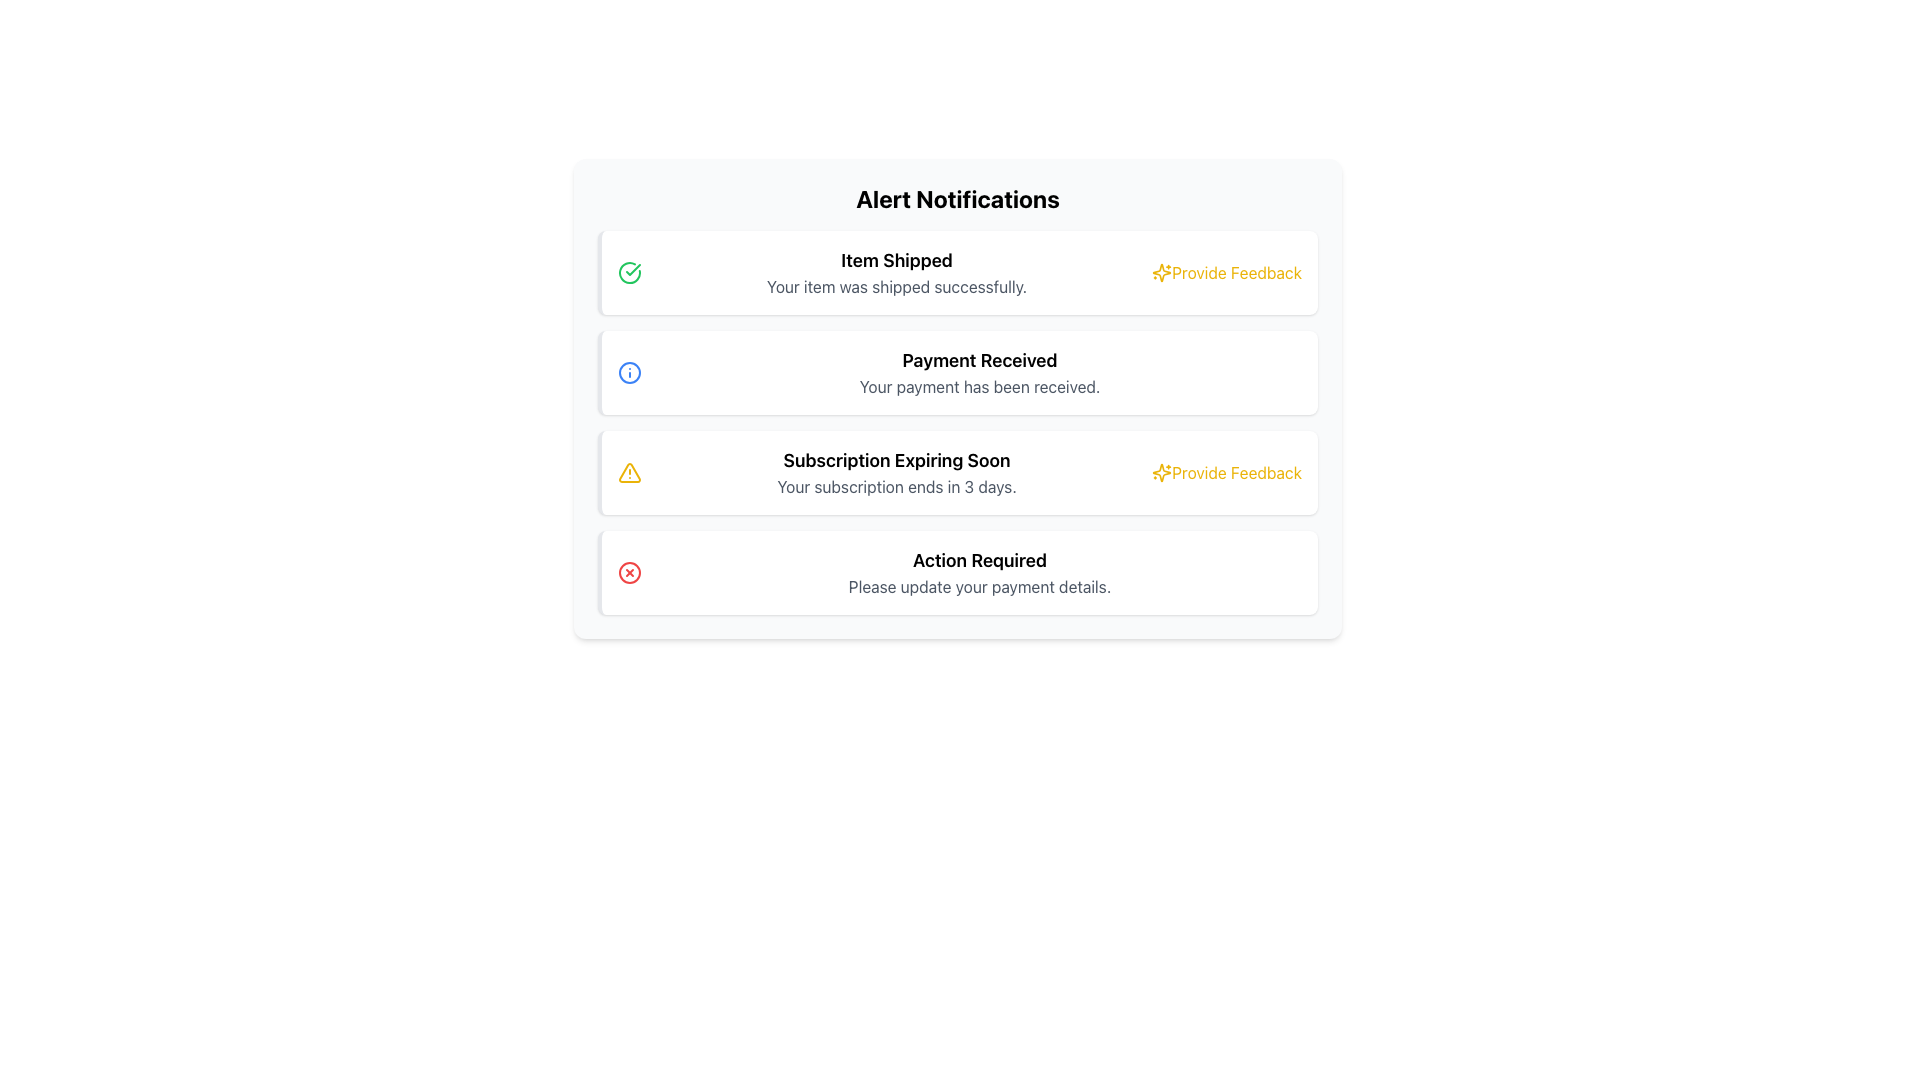 The width and height of the screenshot is (1920, 1080). Describe the element at coordinates (979, 560) in the screenshot. I see `the bold, centered text label reading 'Action Required' located at the top center of the notification card within the 'Alert Notifications' list` at that location.